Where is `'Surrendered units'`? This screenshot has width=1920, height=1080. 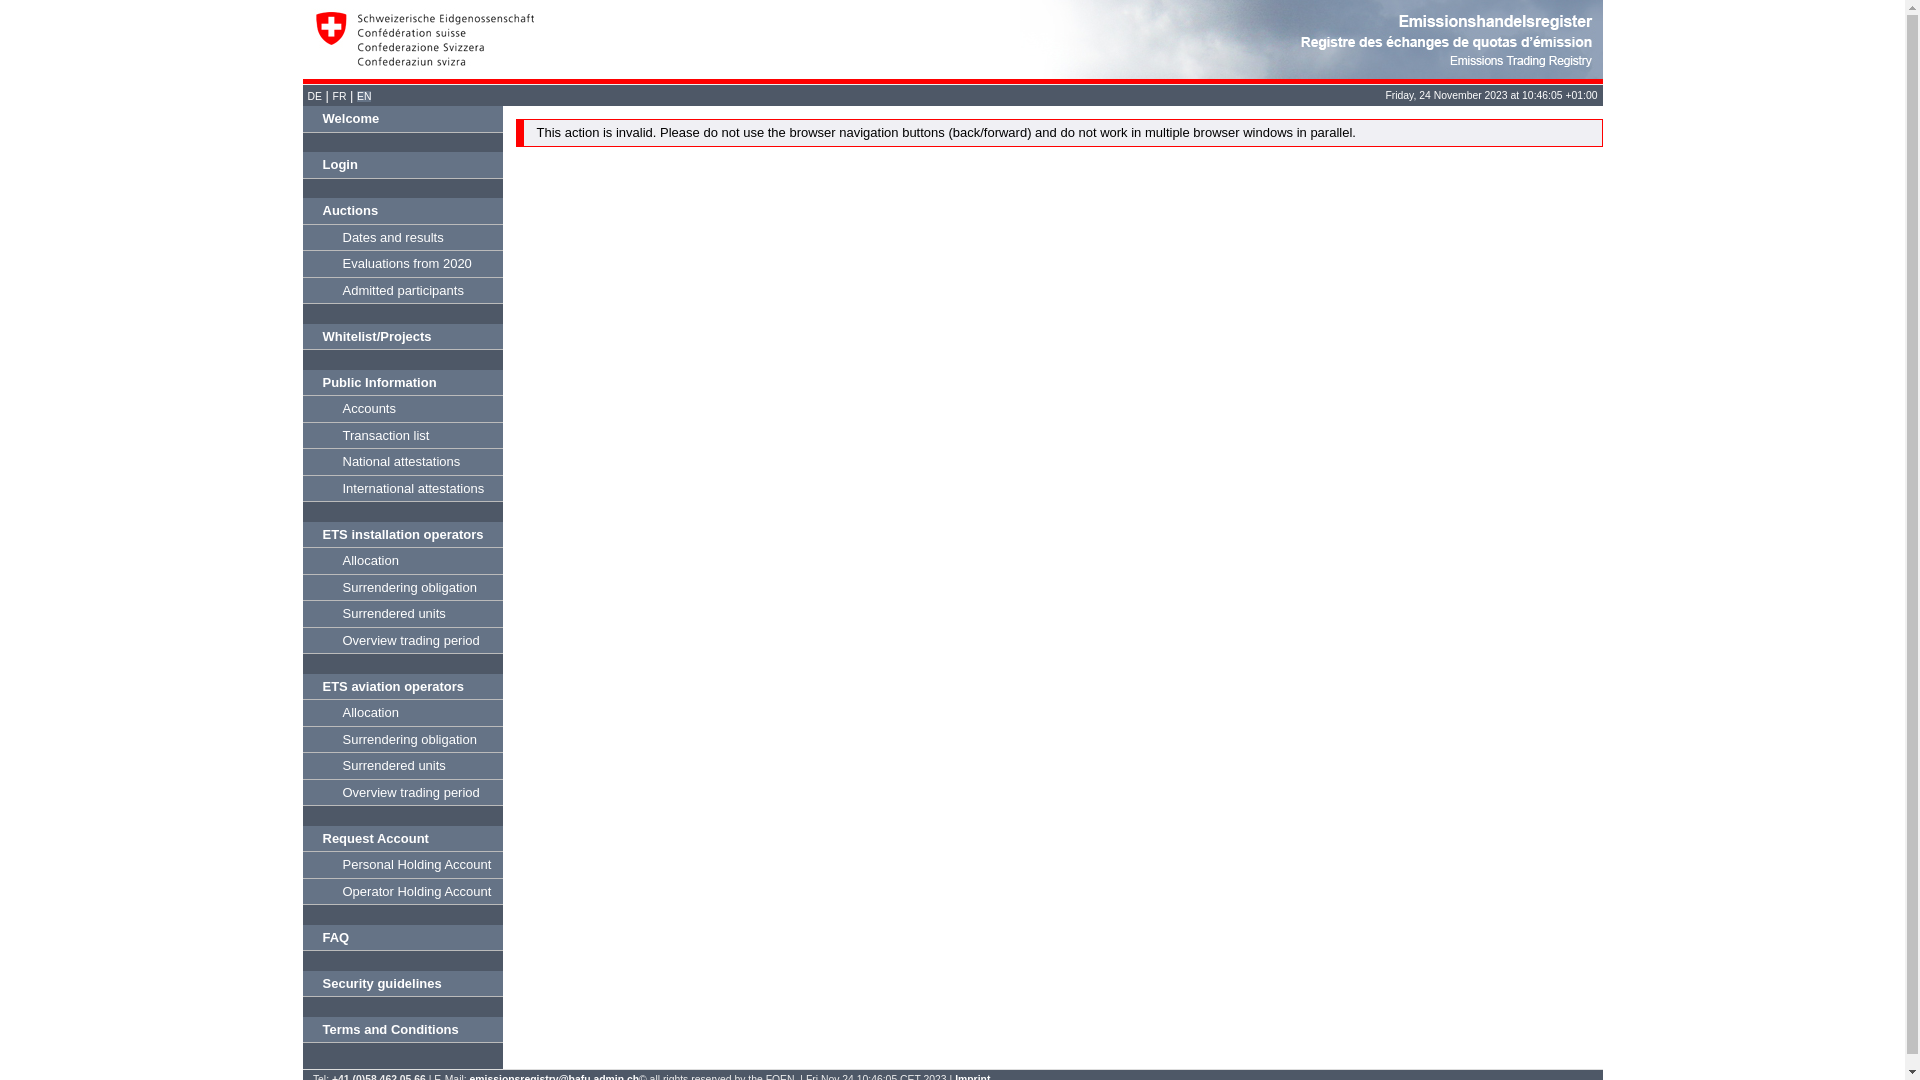
'Surrendered units' is located at coordinates (401, 613).